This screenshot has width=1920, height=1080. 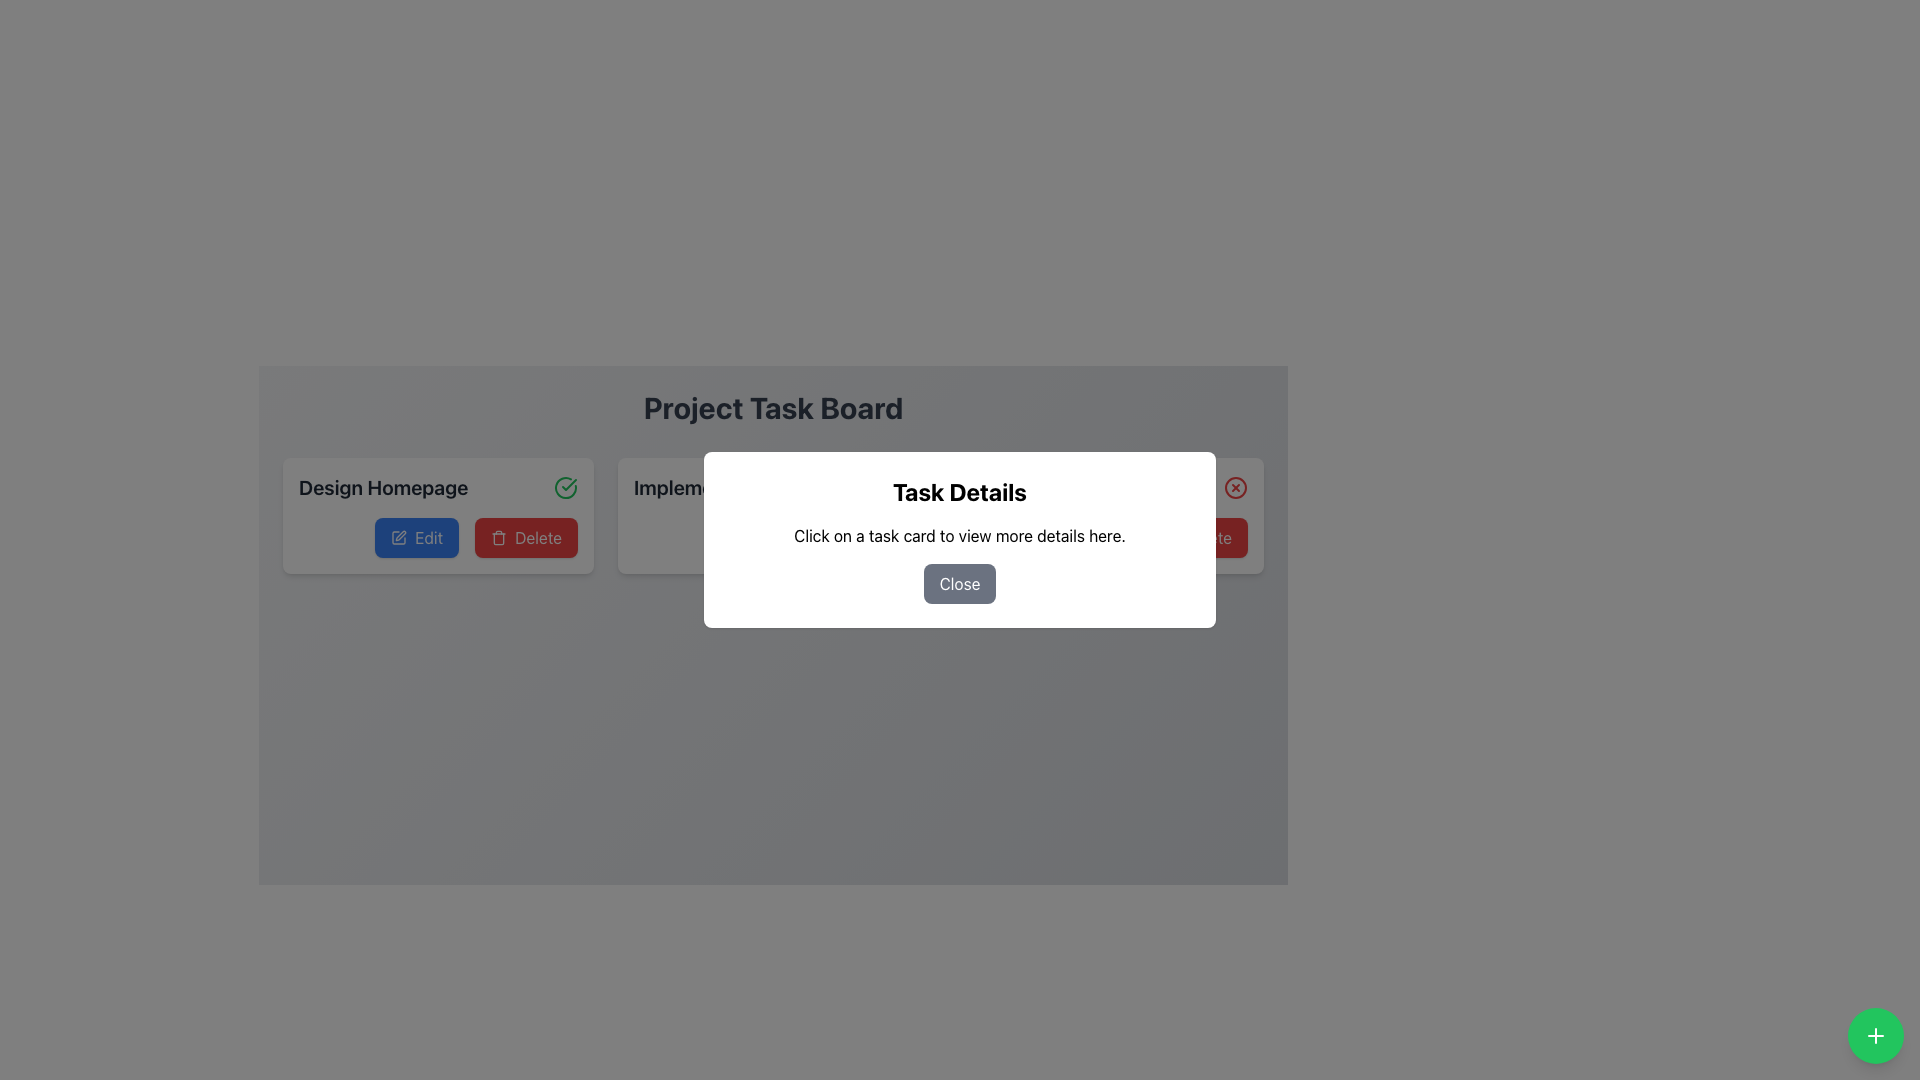 I want to click on the plus (+) icon located in the bottom-right corner of the interface, so click(x=1875, y=1035).